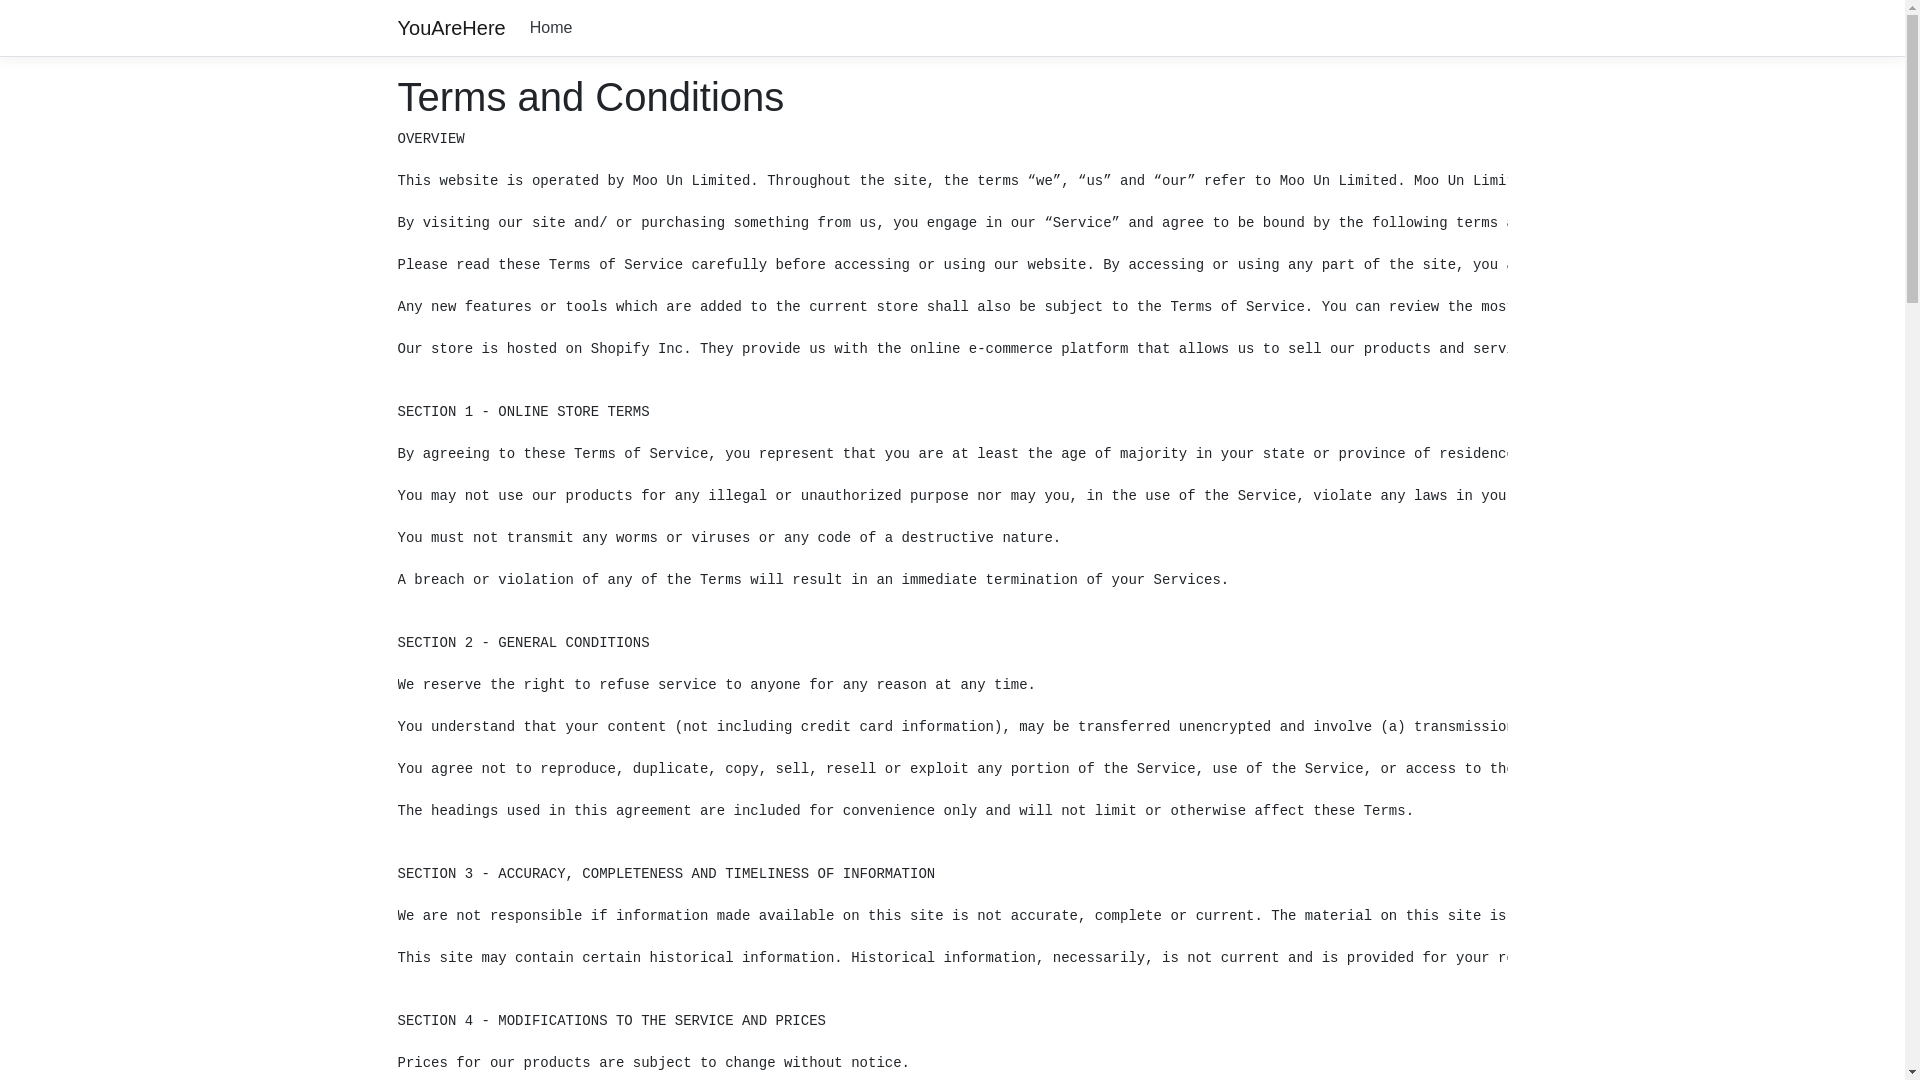 This screenshot has height=1080, width=1920. I want to click on 'Home', so click(551, 27).